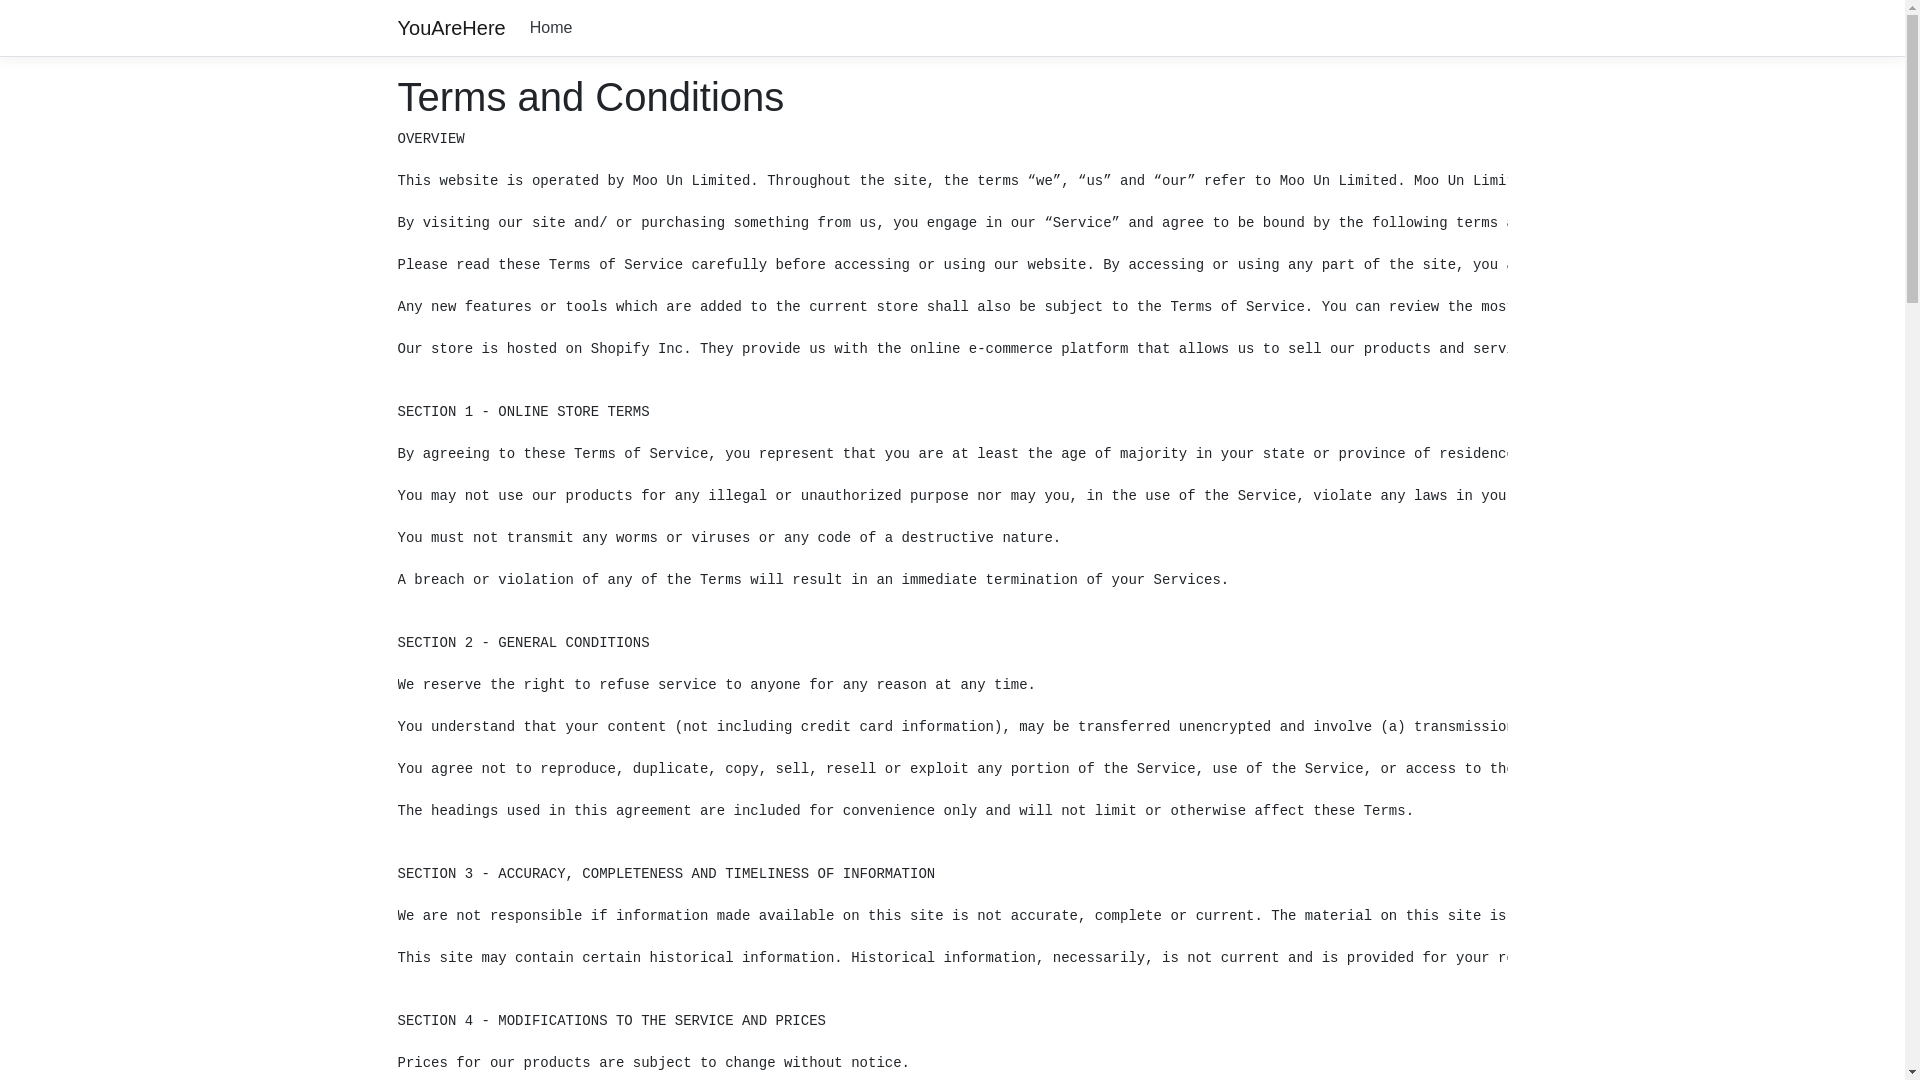 This screenshot has height=1080, width=1920. I want to click on 'Home', so click(551, 27).